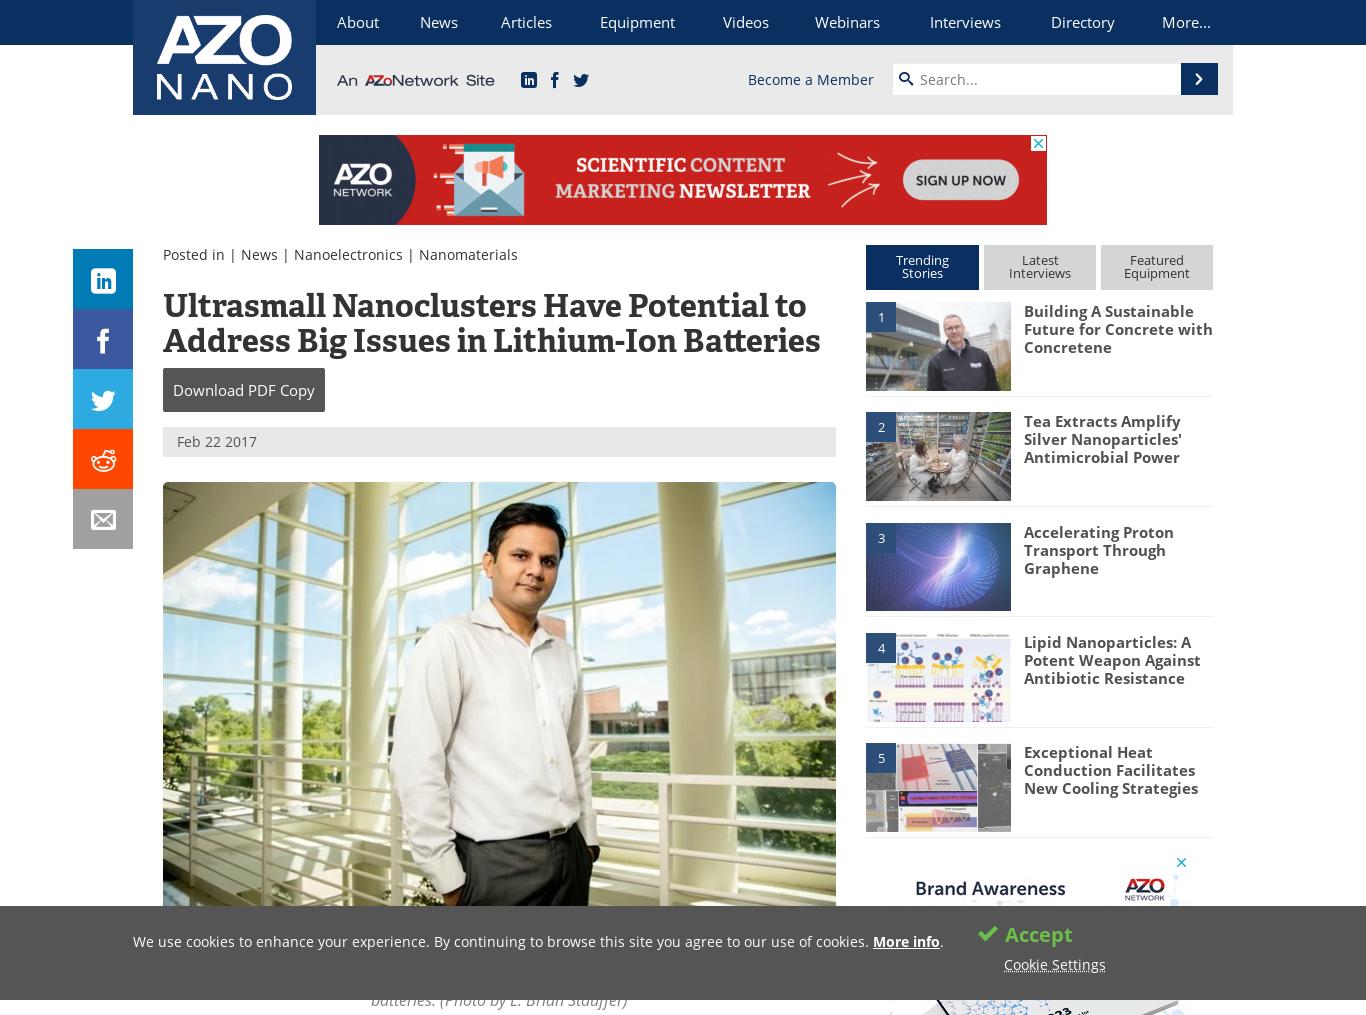  What do you see at coordinates (1185, 21) in the screenshot?
I see `'More...'` at bounding box center [1185, 21].